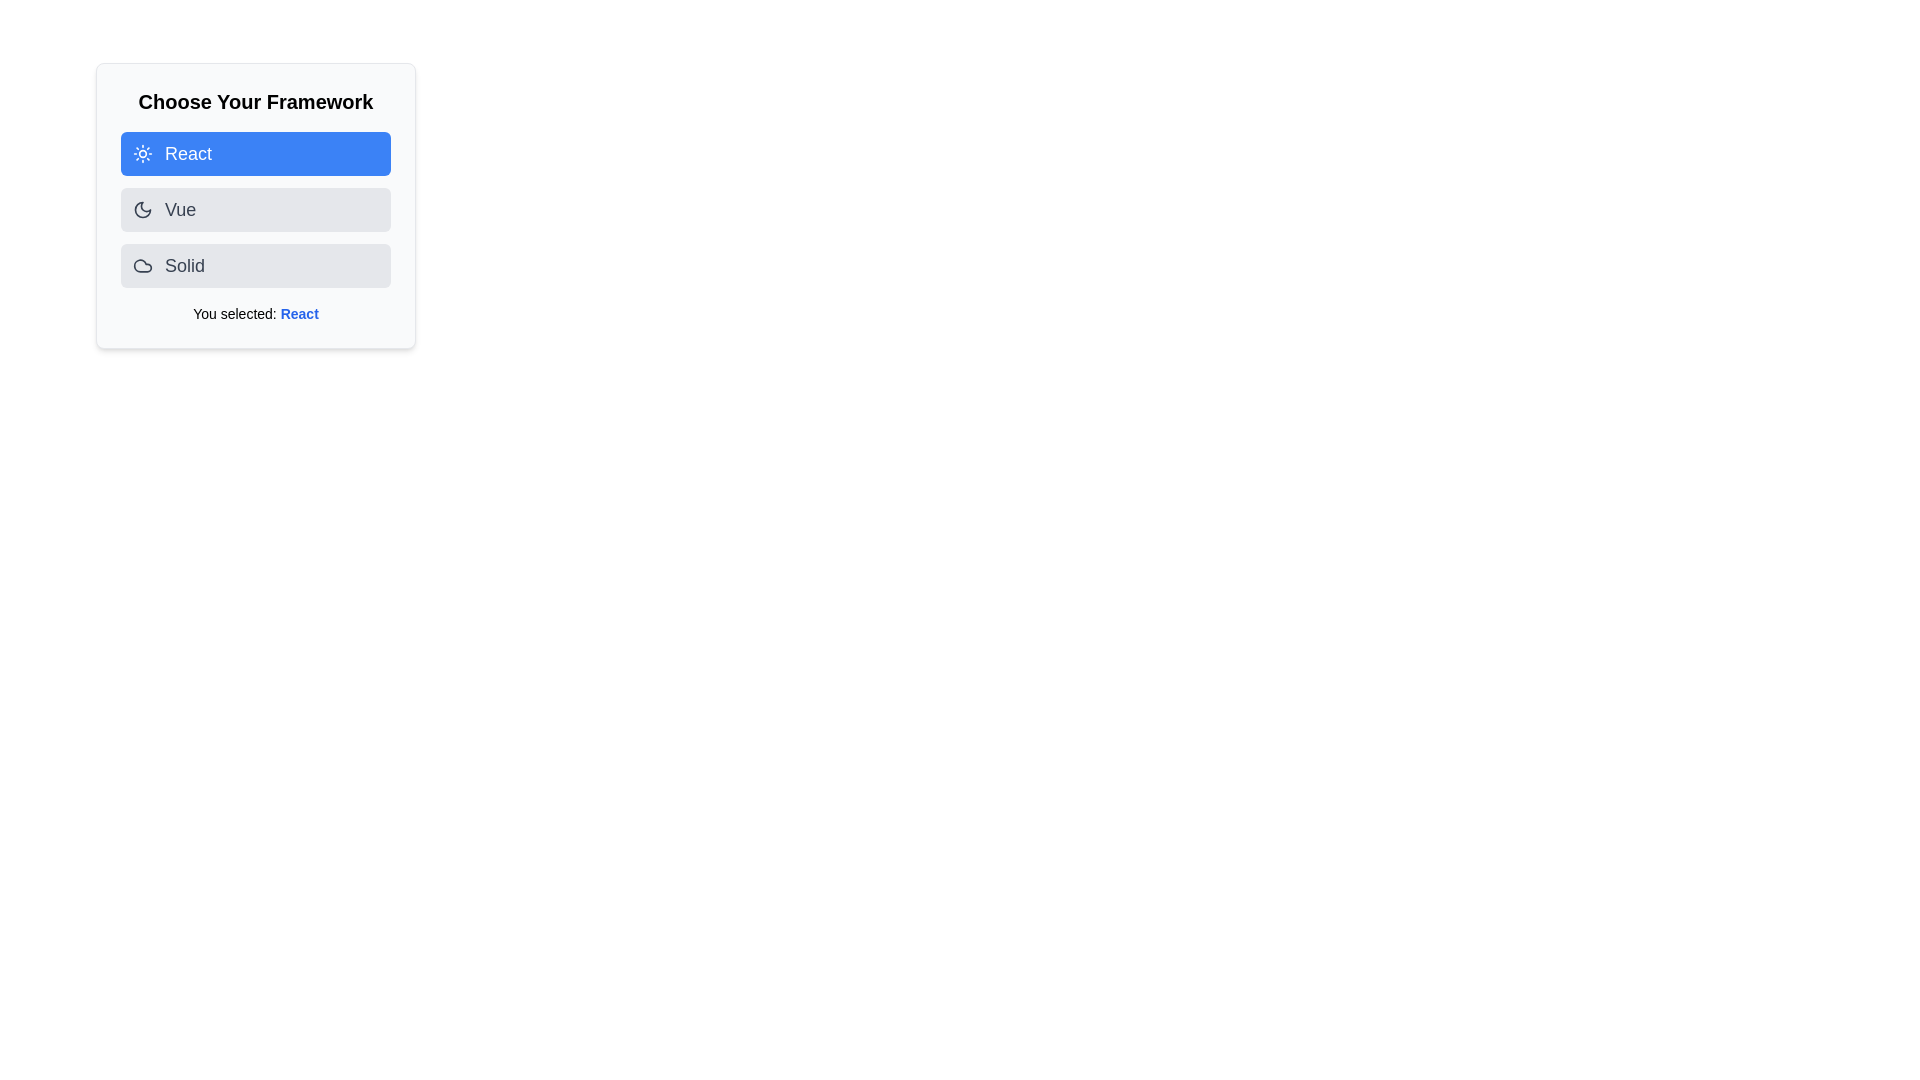 The height and width of the screenshot is (1080, 1920). I want to click on the 'Vue' framework icon in the second row of options, so click(142, 209).